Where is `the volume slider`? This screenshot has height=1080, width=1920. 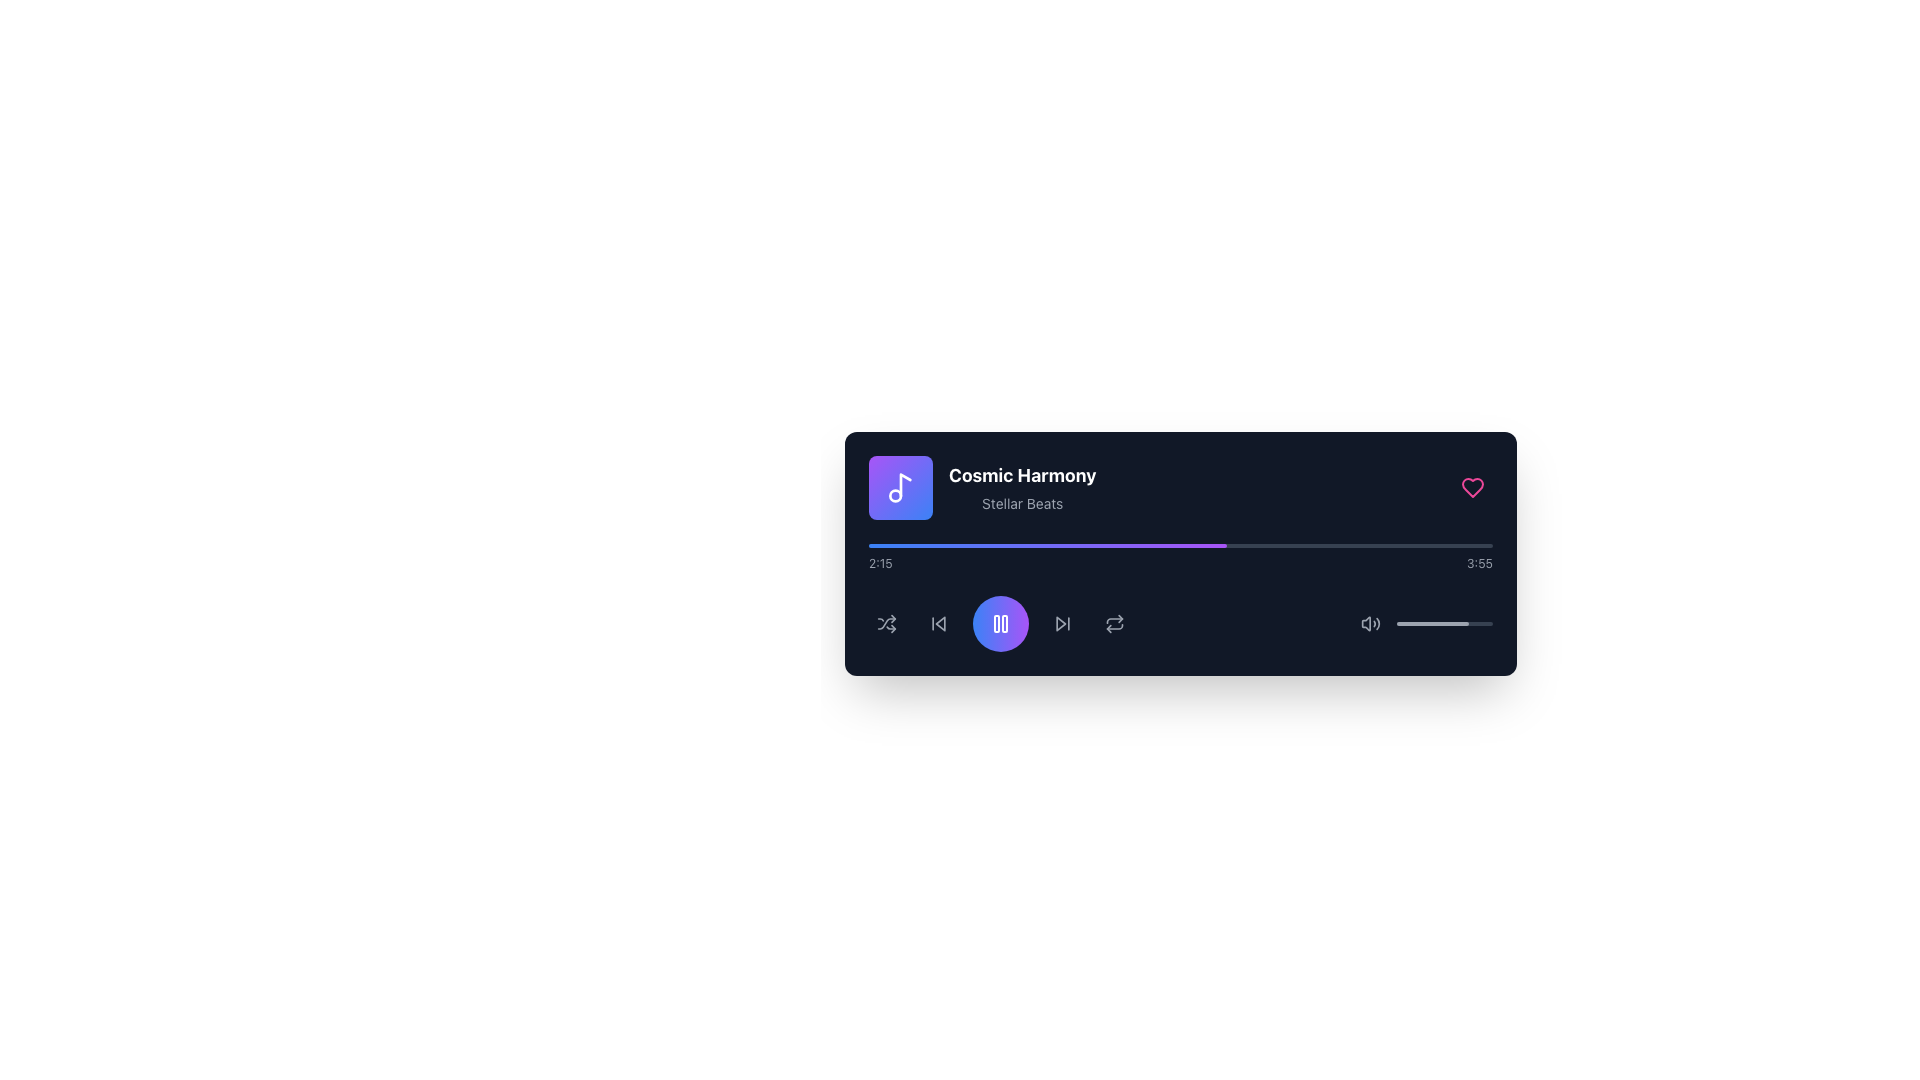
the volume slider is located at coordinates (1437, 623).